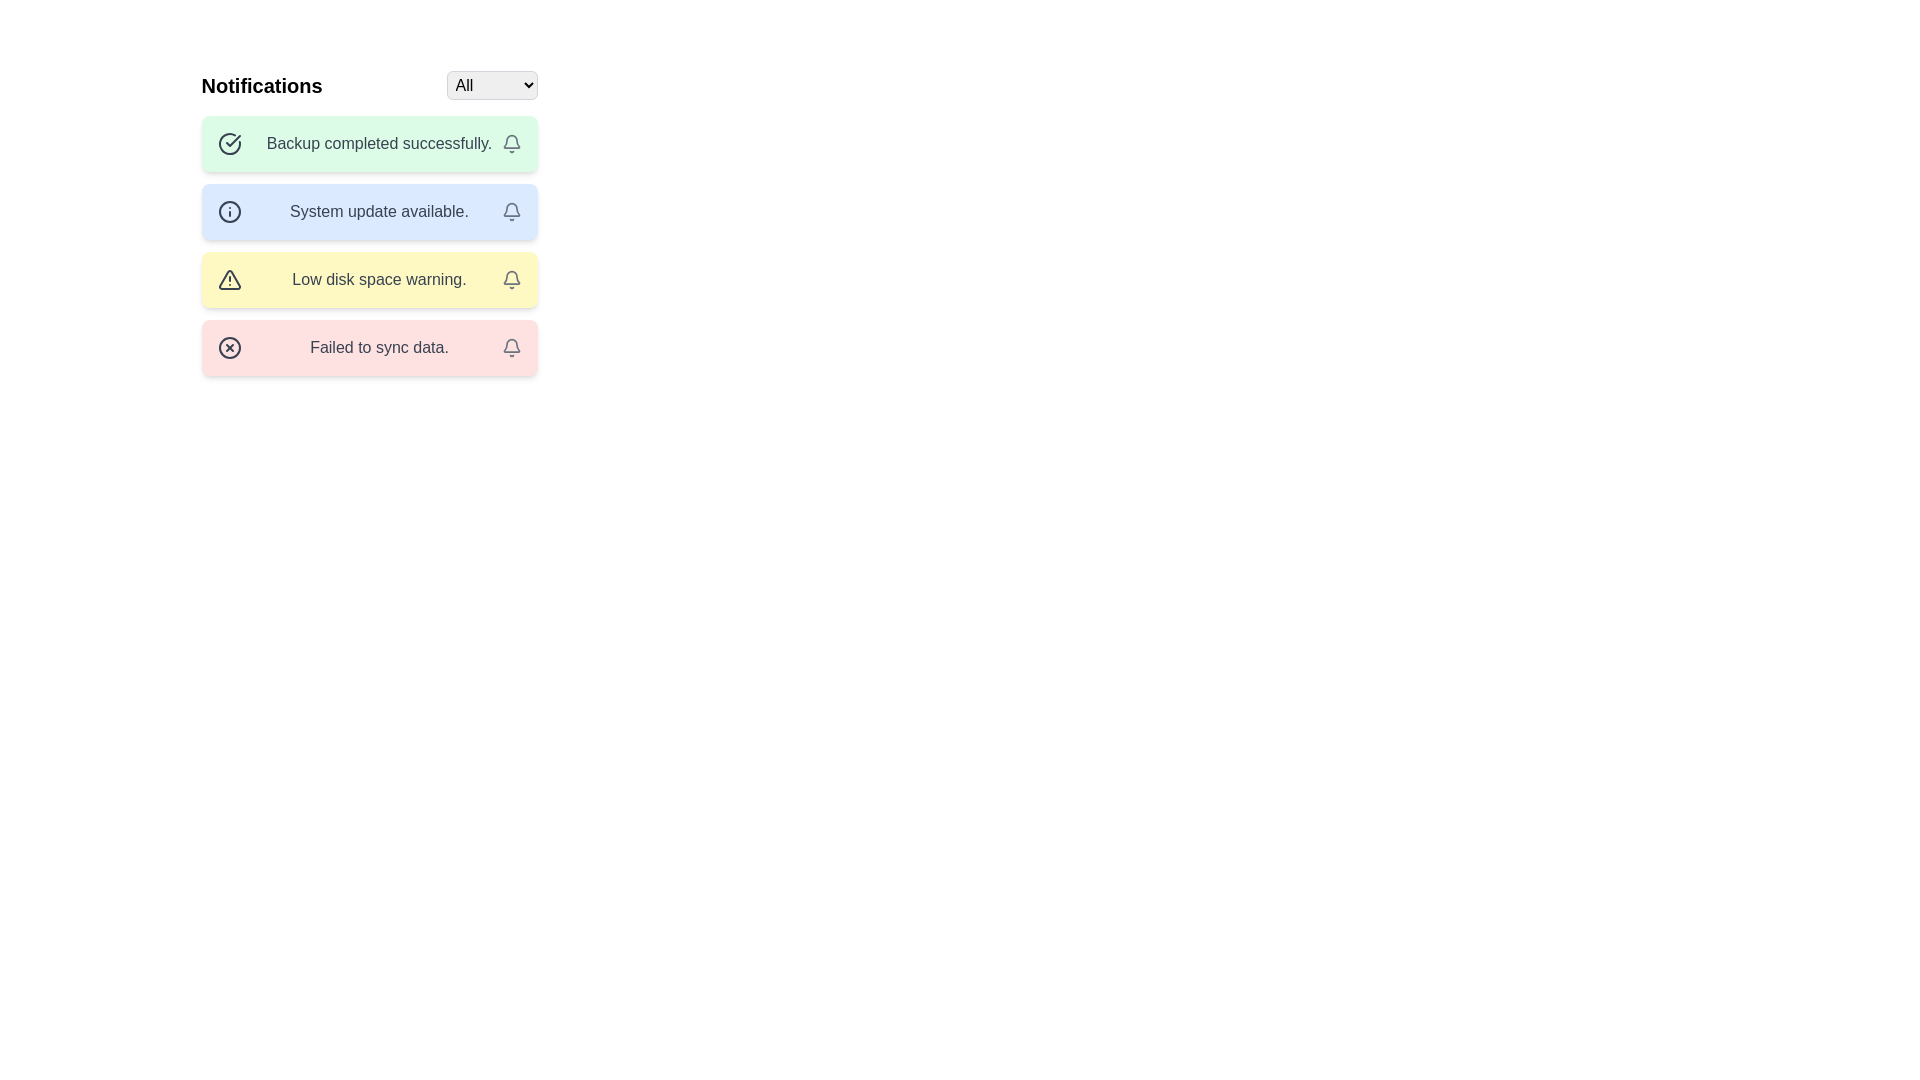  I want to click on the fourth button in the blue-tinted notification box to handle or view details about the notification associated with 'System update available.', so click(511, 212).